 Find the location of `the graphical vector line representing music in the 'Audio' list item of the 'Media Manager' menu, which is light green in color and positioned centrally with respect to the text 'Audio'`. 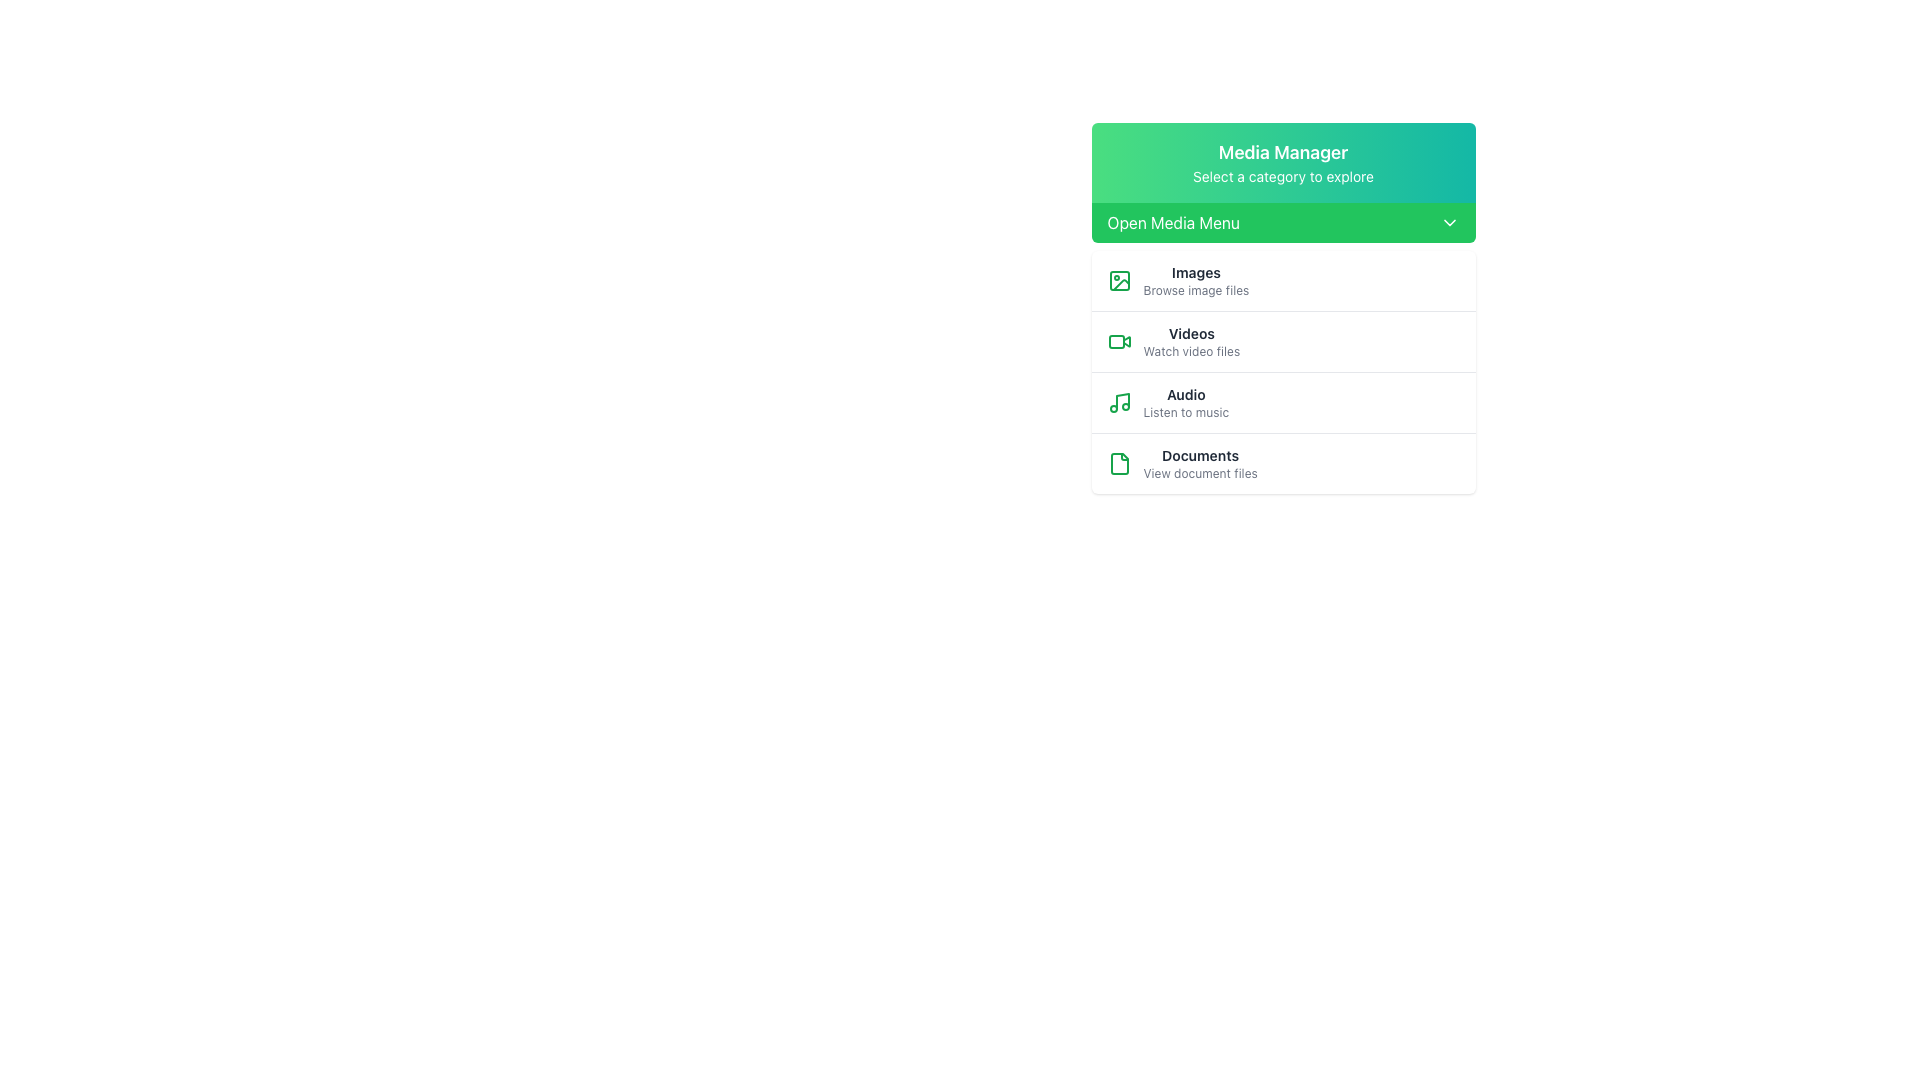

the graphical vector line representing music in the 'Audio' list item of the 'Media Manager' menu, which is light green in color and positioned centrally with respect to the text 'Audio' is located at coordinates (1122, 401).